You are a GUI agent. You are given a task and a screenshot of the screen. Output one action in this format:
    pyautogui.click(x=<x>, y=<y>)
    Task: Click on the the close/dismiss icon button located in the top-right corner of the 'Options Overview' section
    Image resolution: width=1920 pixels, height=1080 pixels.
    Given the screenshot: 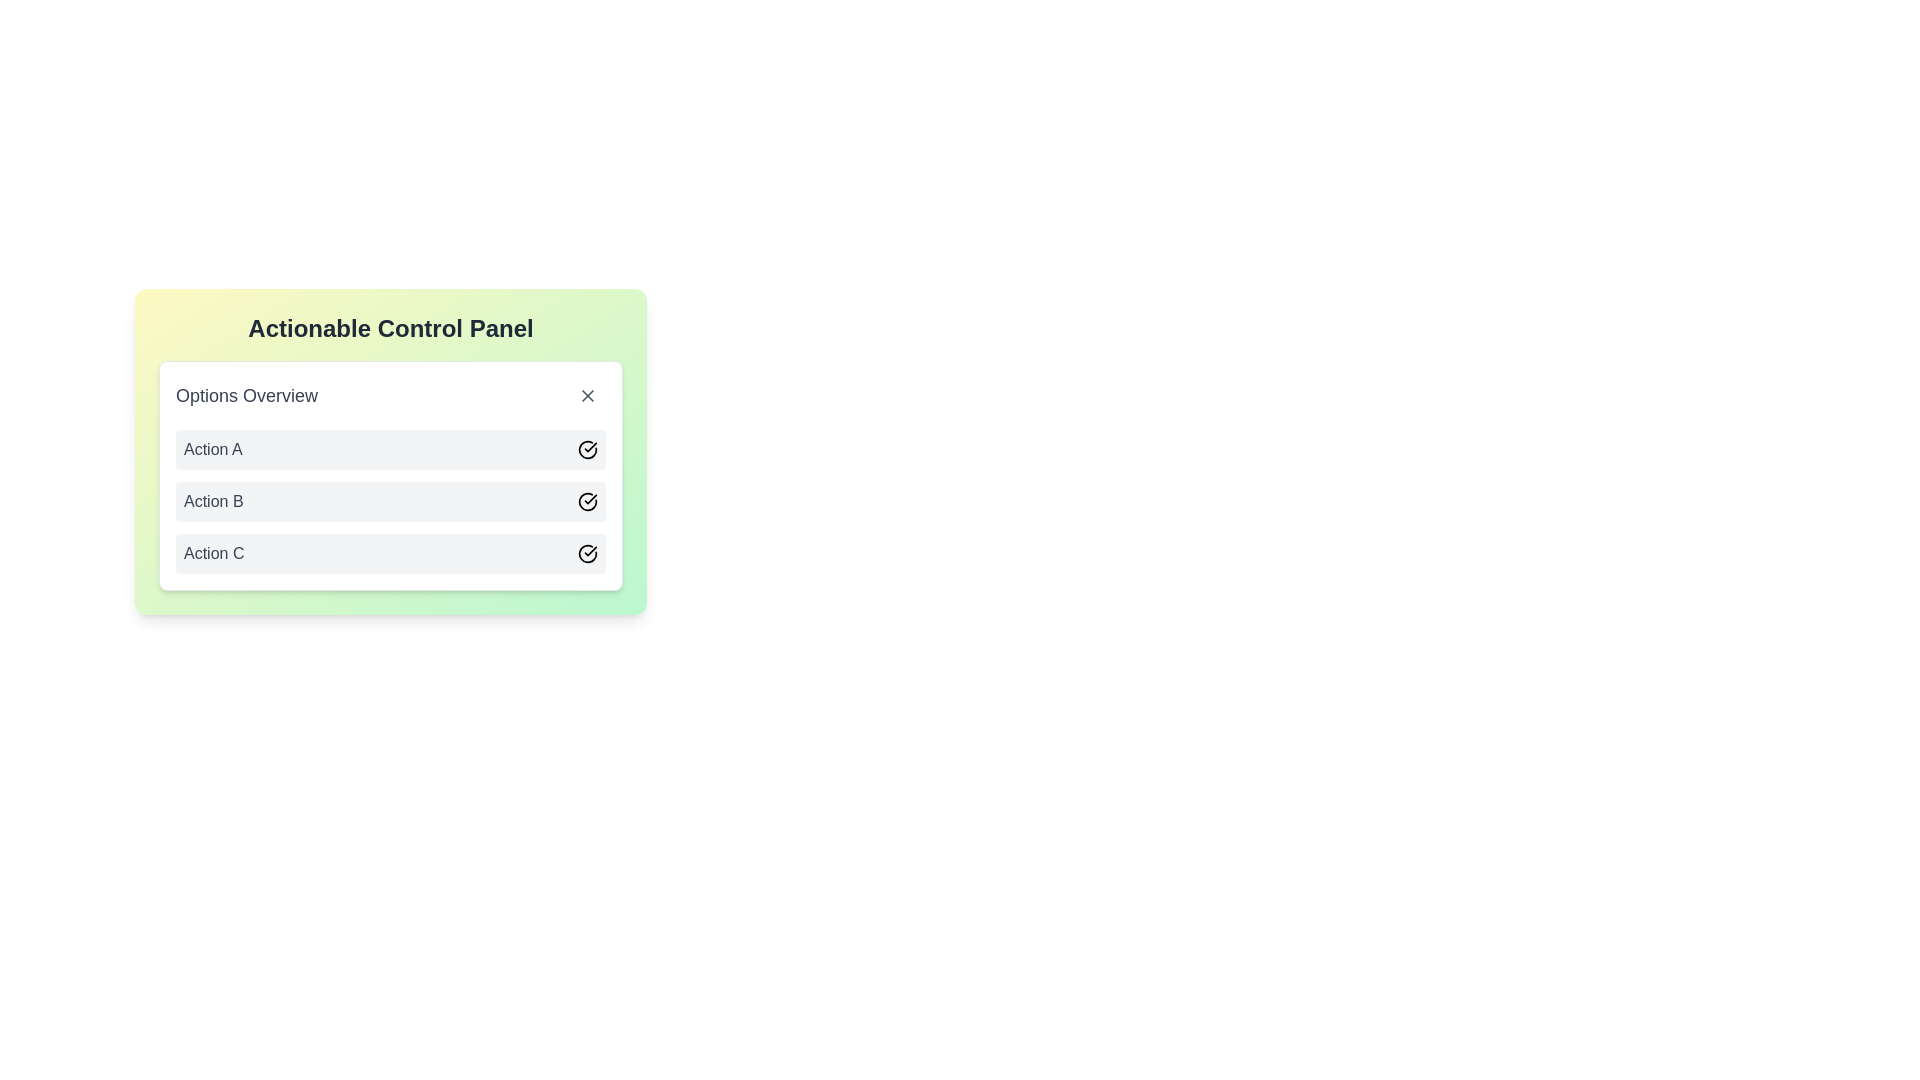 What is the action you would take?
    pyautogui.click(x=587, y=396)
    